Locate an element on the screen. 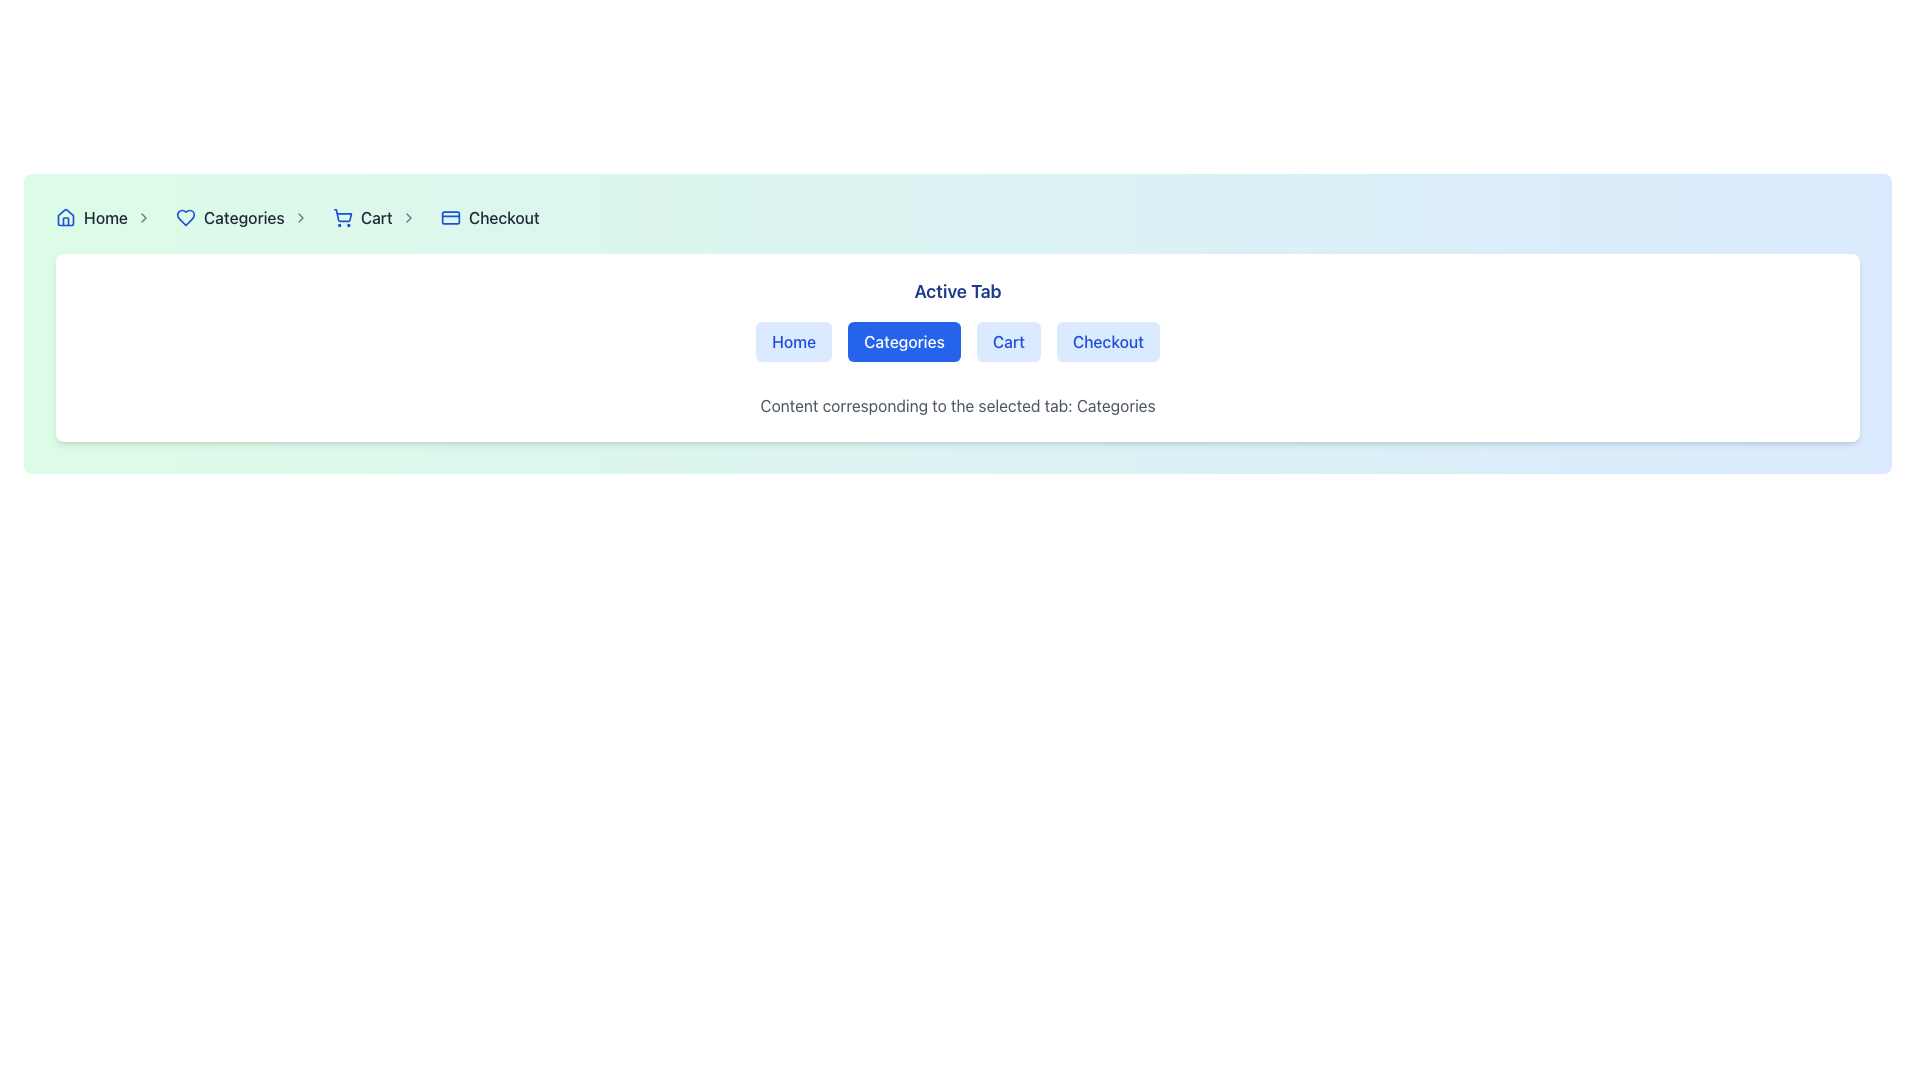 The image size is (1920, 1080). the 'Checkout' button, which is a rectangular button with a blue background and text, located is located at coordinates (1107, 341).